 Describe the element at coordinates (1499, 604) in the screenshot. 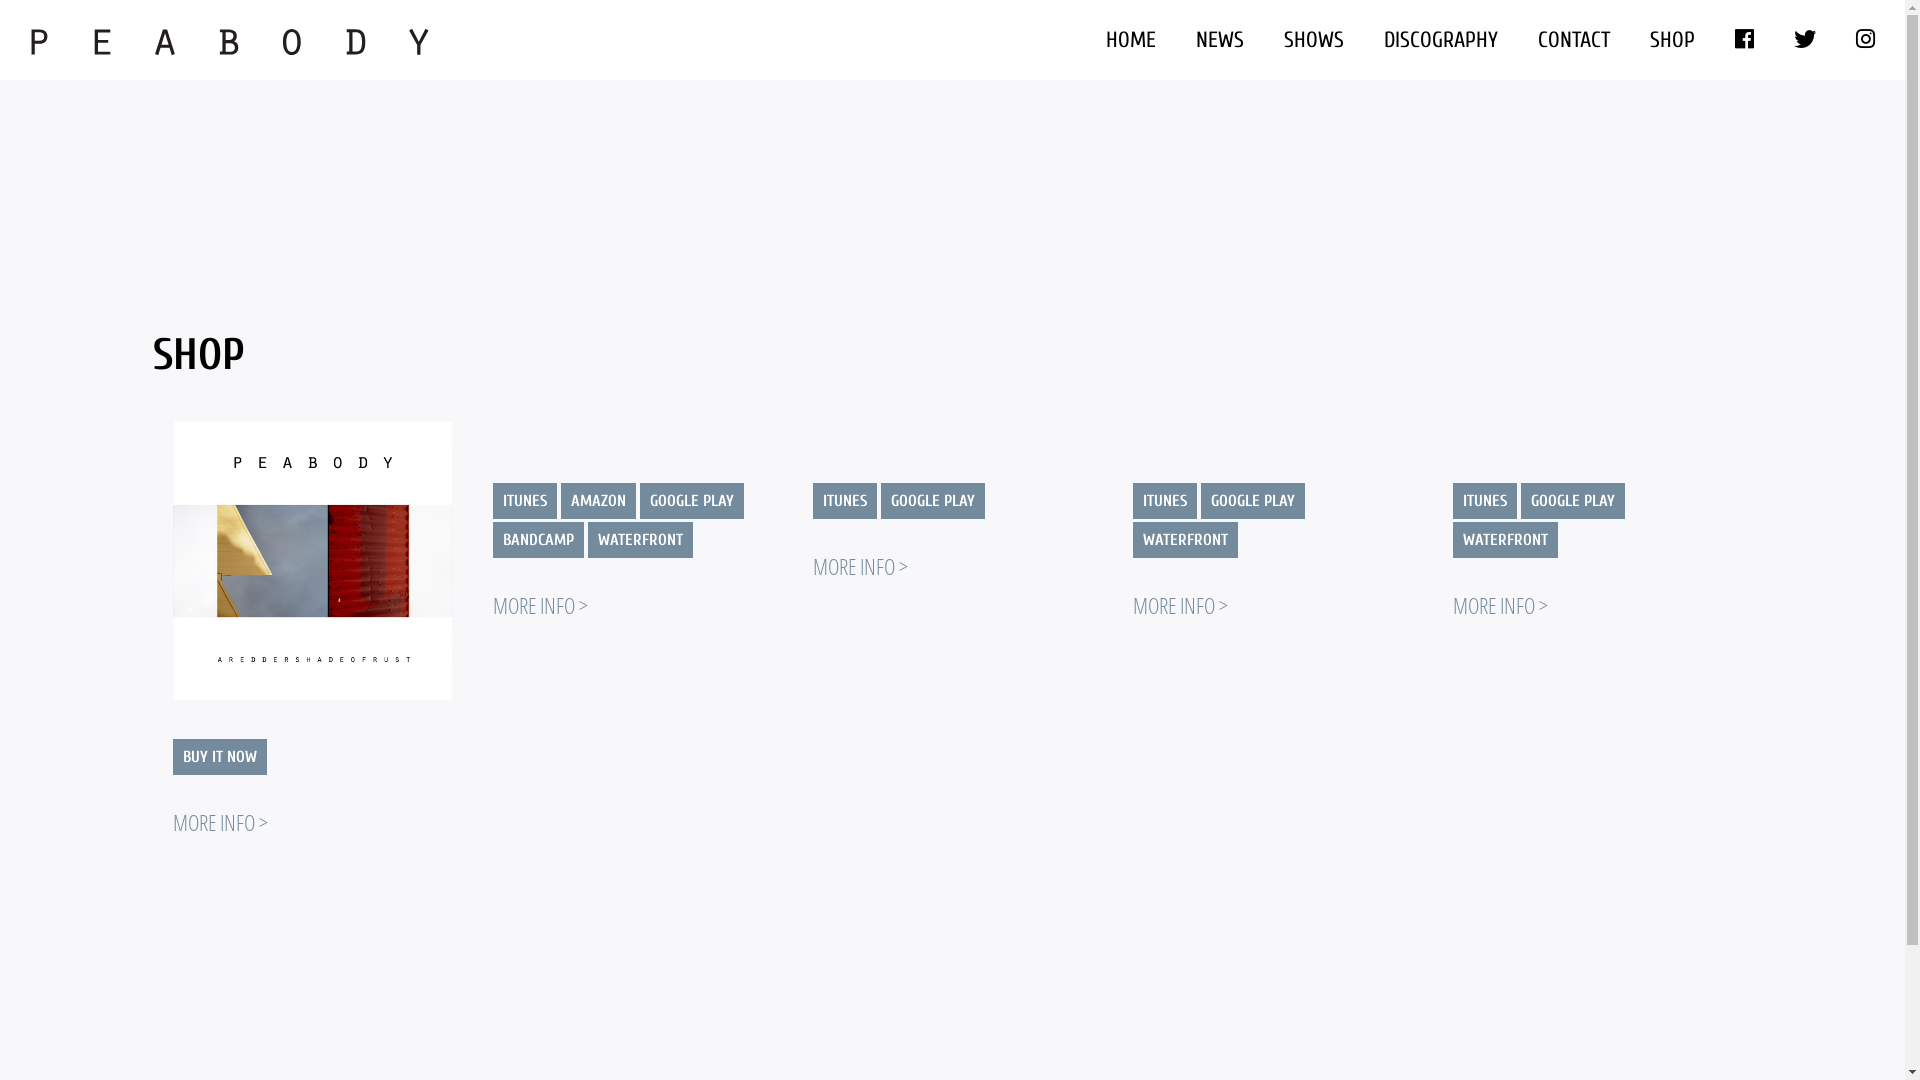

I see `'MORE INFO >'` at that location.